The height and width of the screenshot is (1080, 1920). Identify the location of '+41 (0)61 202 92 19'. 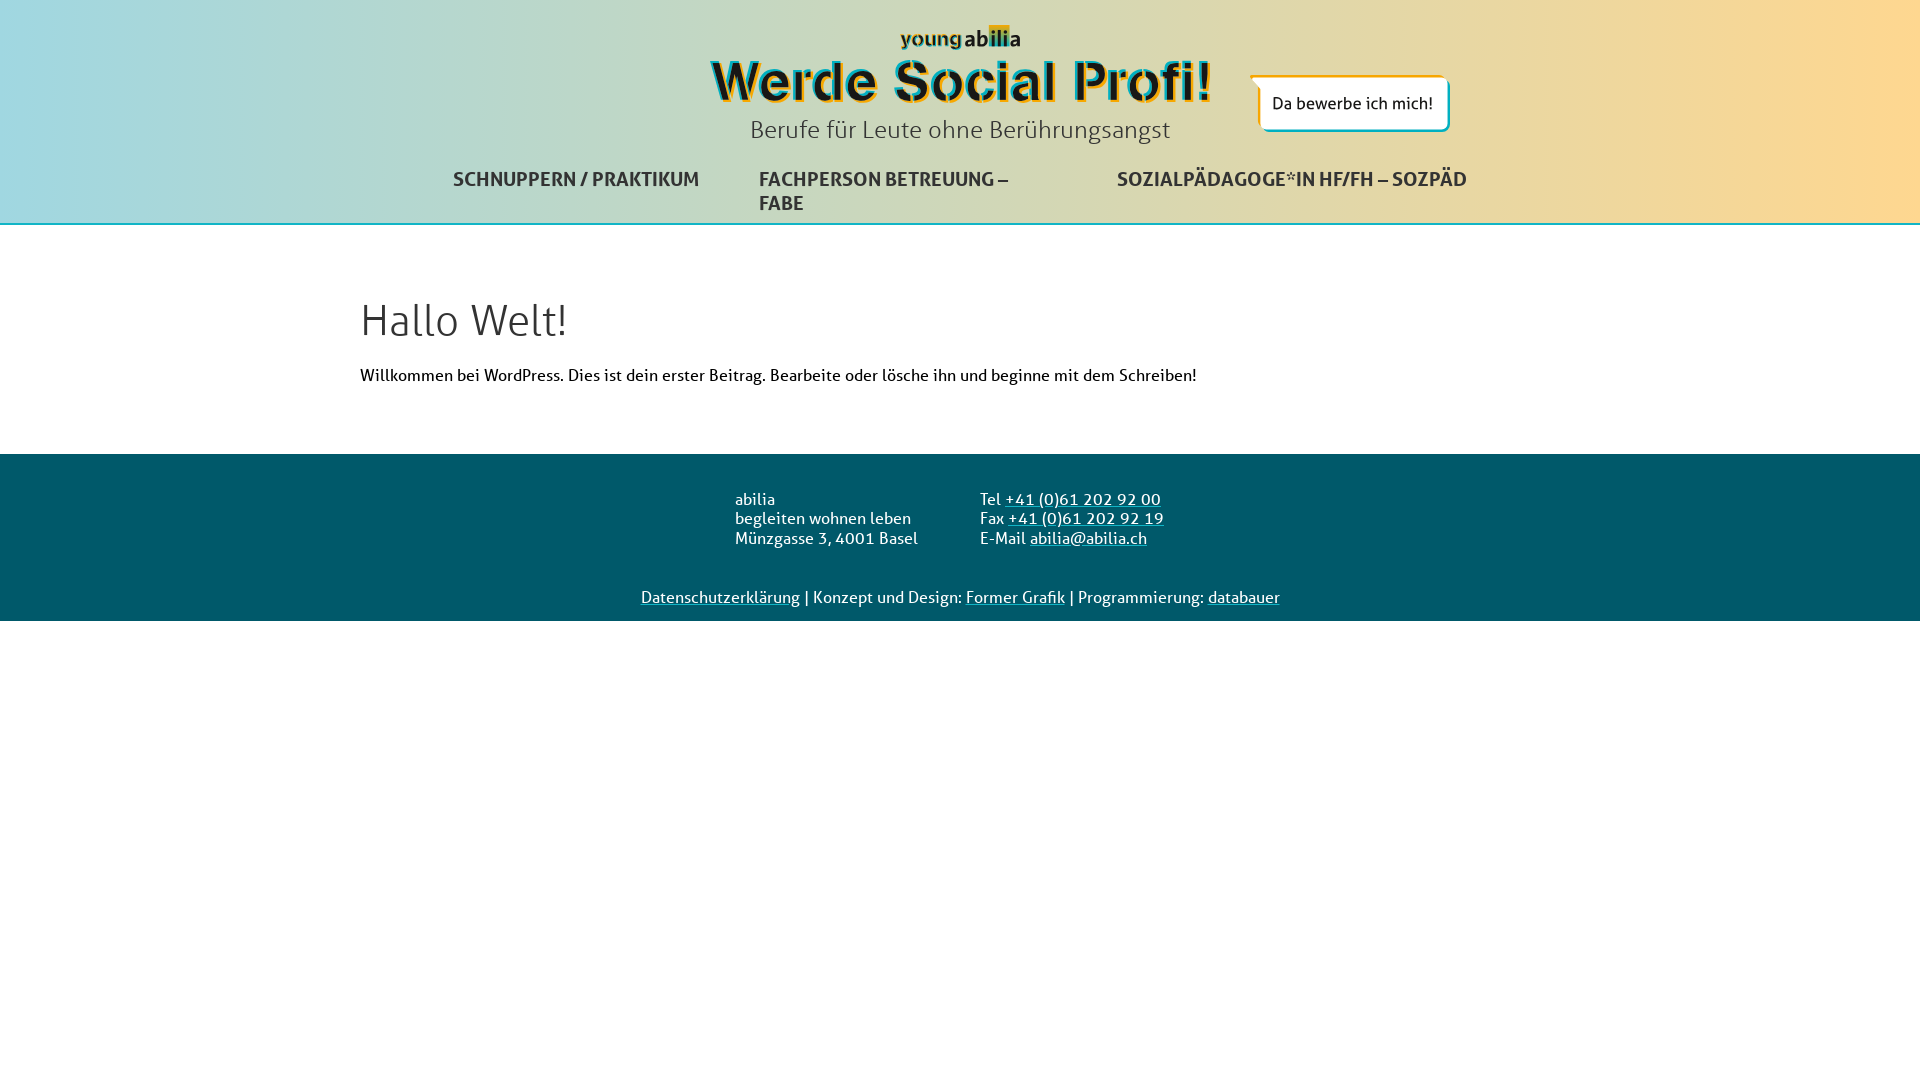
(1084, 516).